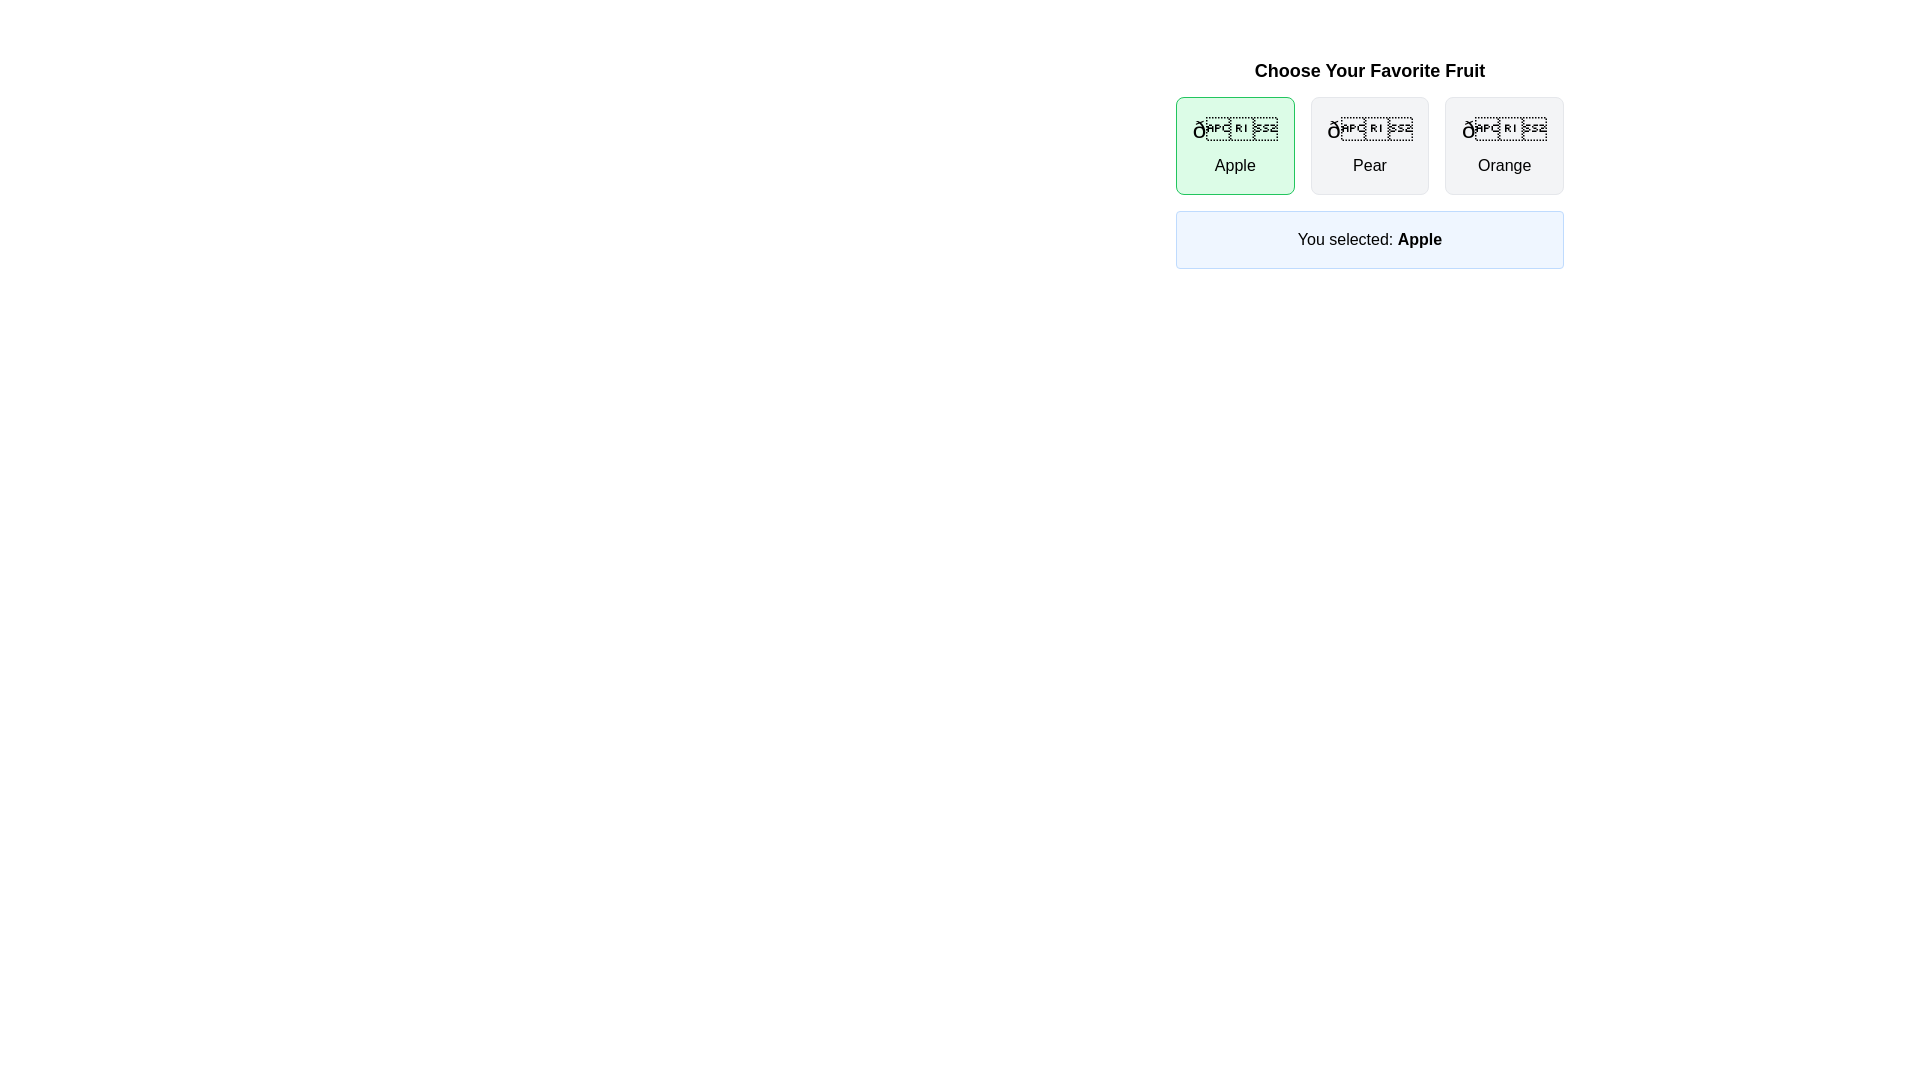 This screenshot has height=1080, width=1920. What do you see at coordinates (1234, 145) in the screenshot?
I see `the selectable card representing 'Apple' in the top-left corner of the grid` at bounding box center [1234, 145].